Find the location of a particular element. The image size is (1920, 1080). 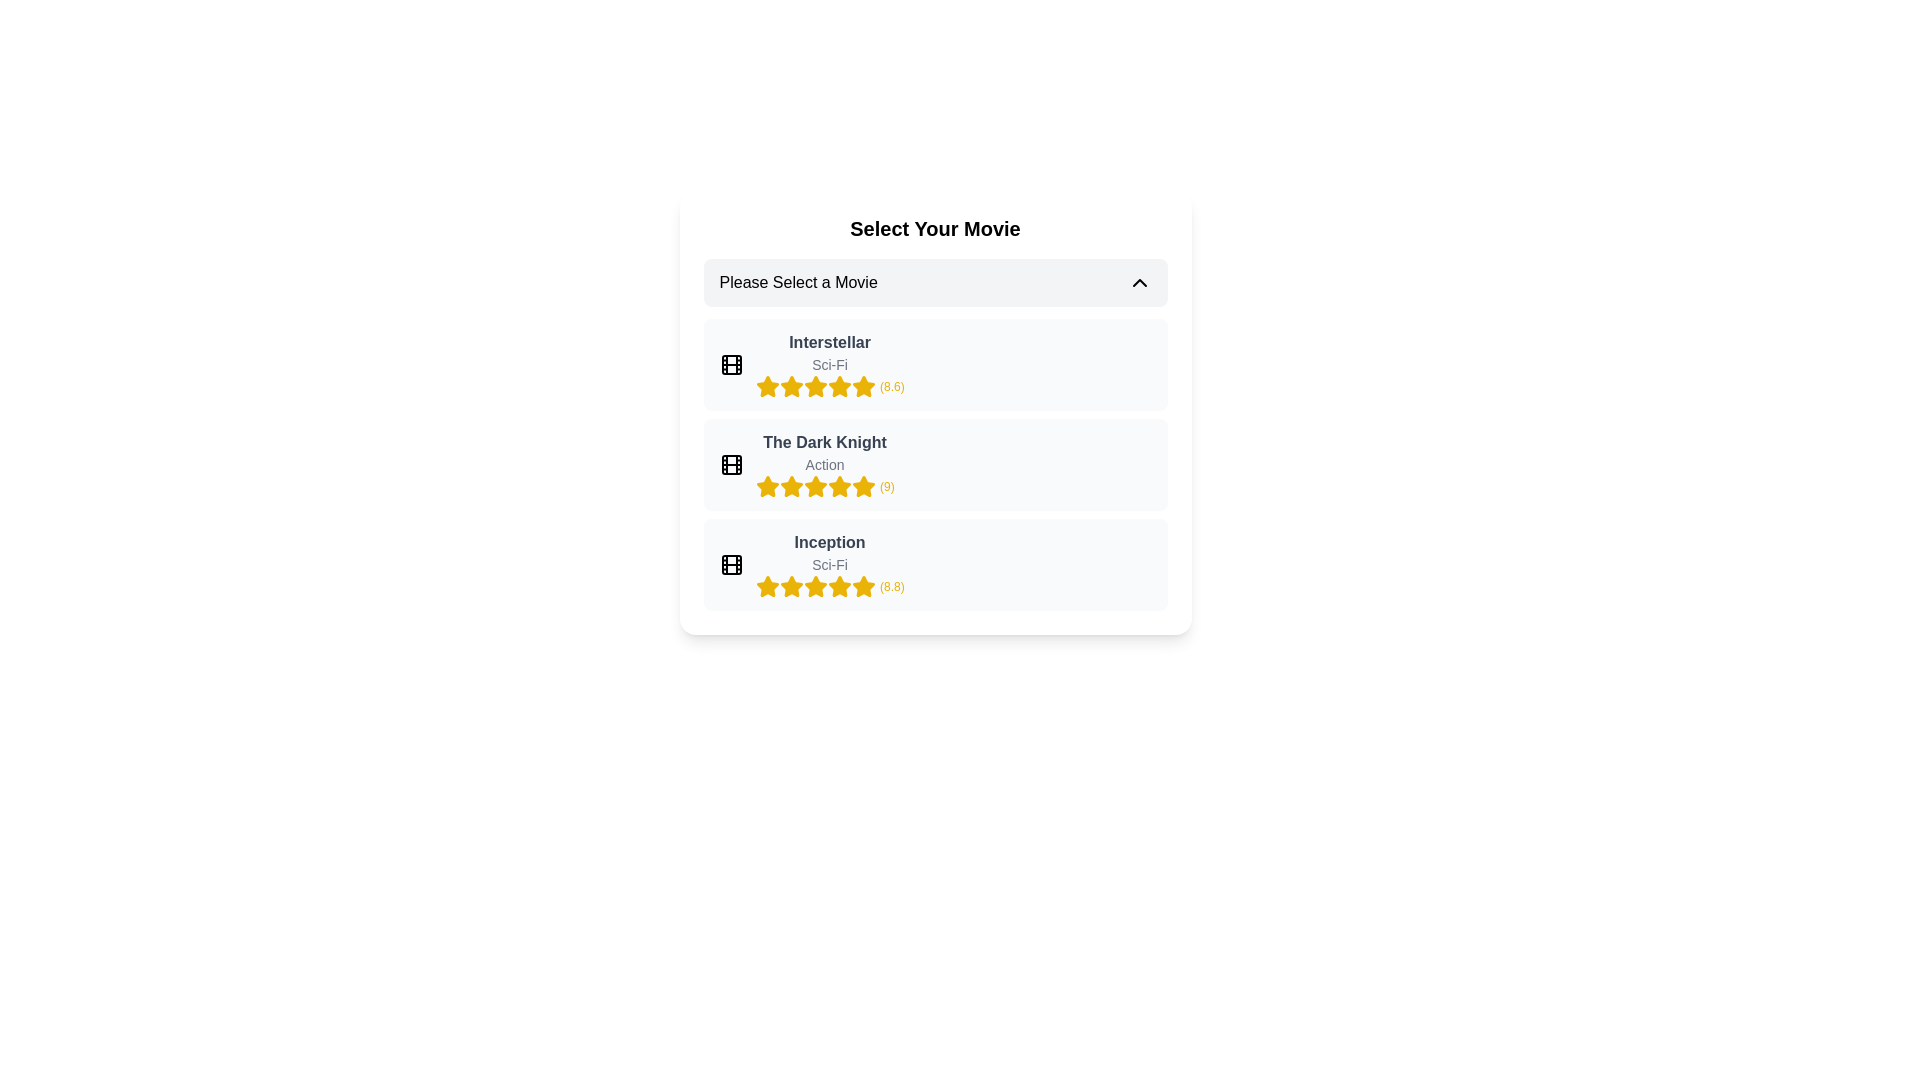

the yellow star icon representing the rating for 'The Dark Knight', which is the third star in the sequence of rating icons is located at coordinates (766, 486).